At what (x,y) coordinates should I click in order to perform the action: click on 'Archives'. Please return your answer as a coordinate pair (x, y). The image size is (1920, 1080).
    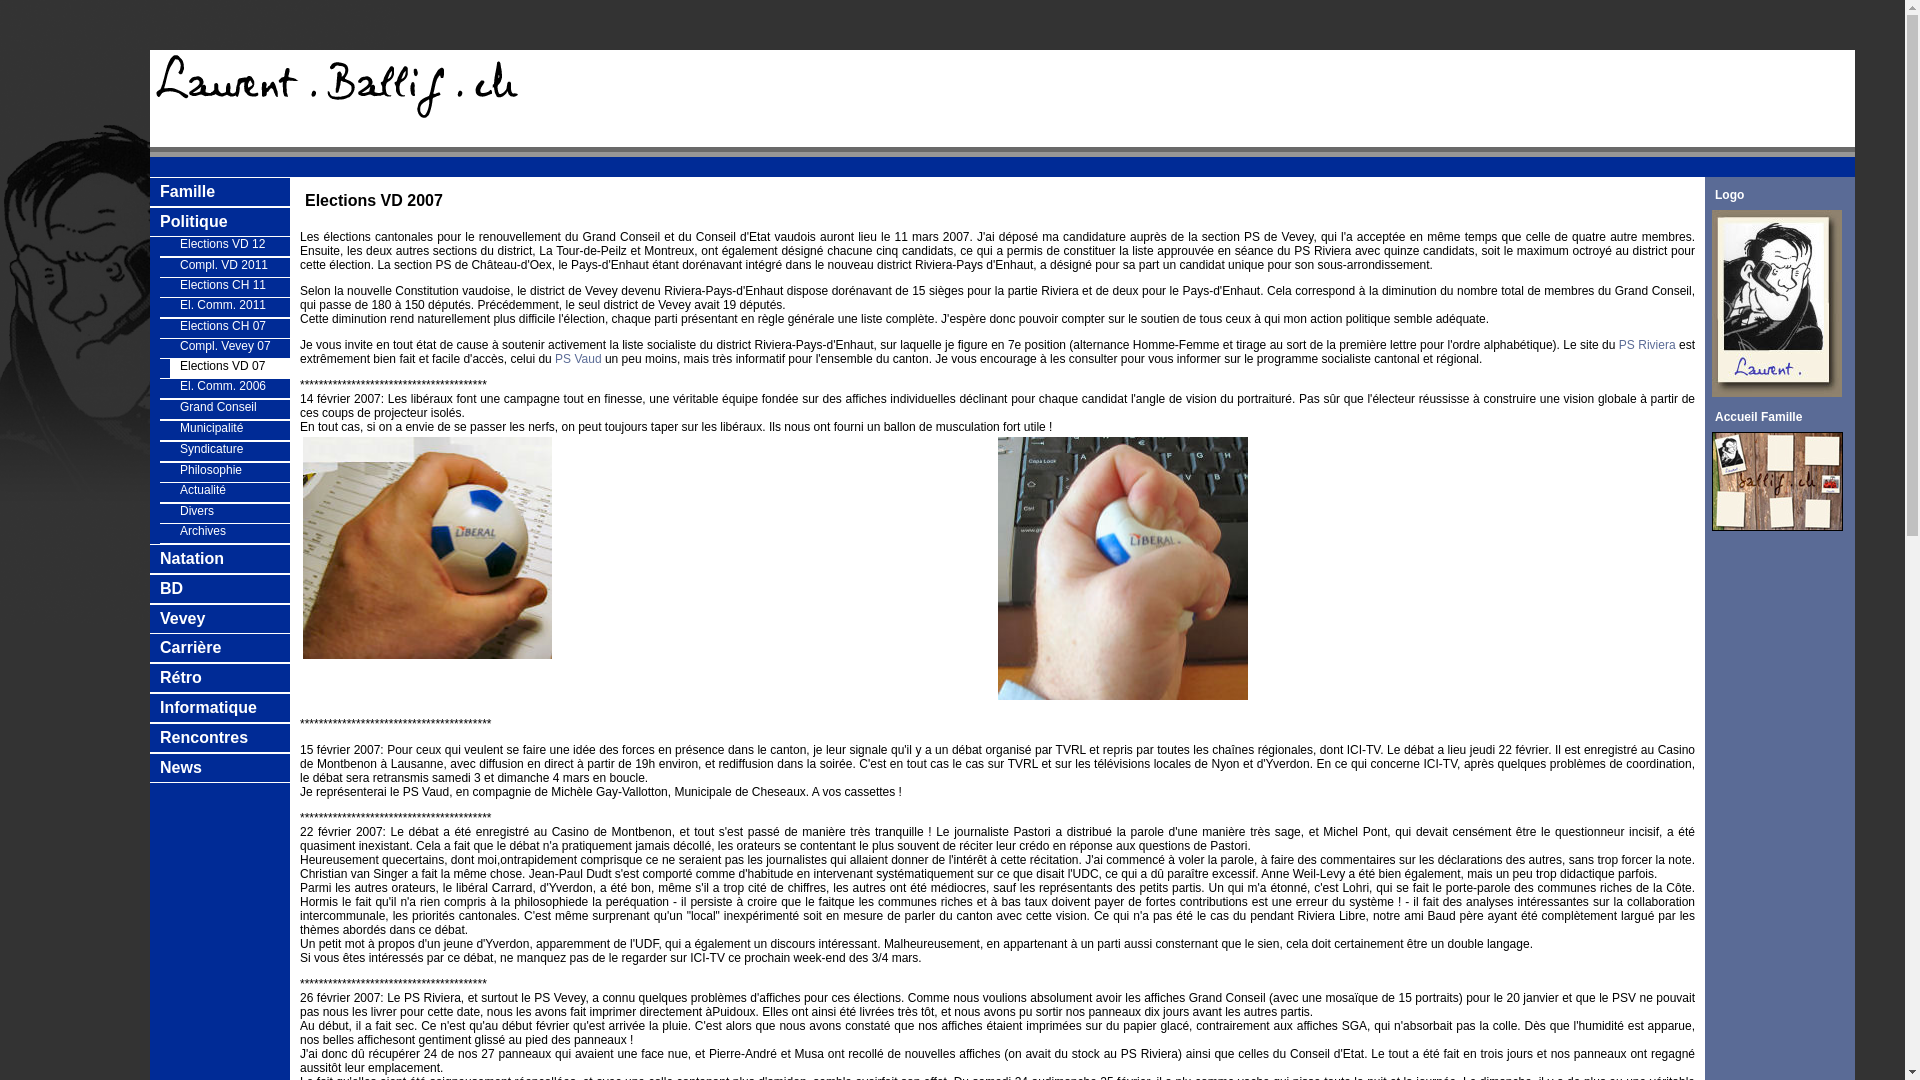
    Looking at the image, I should click on (230, 532).